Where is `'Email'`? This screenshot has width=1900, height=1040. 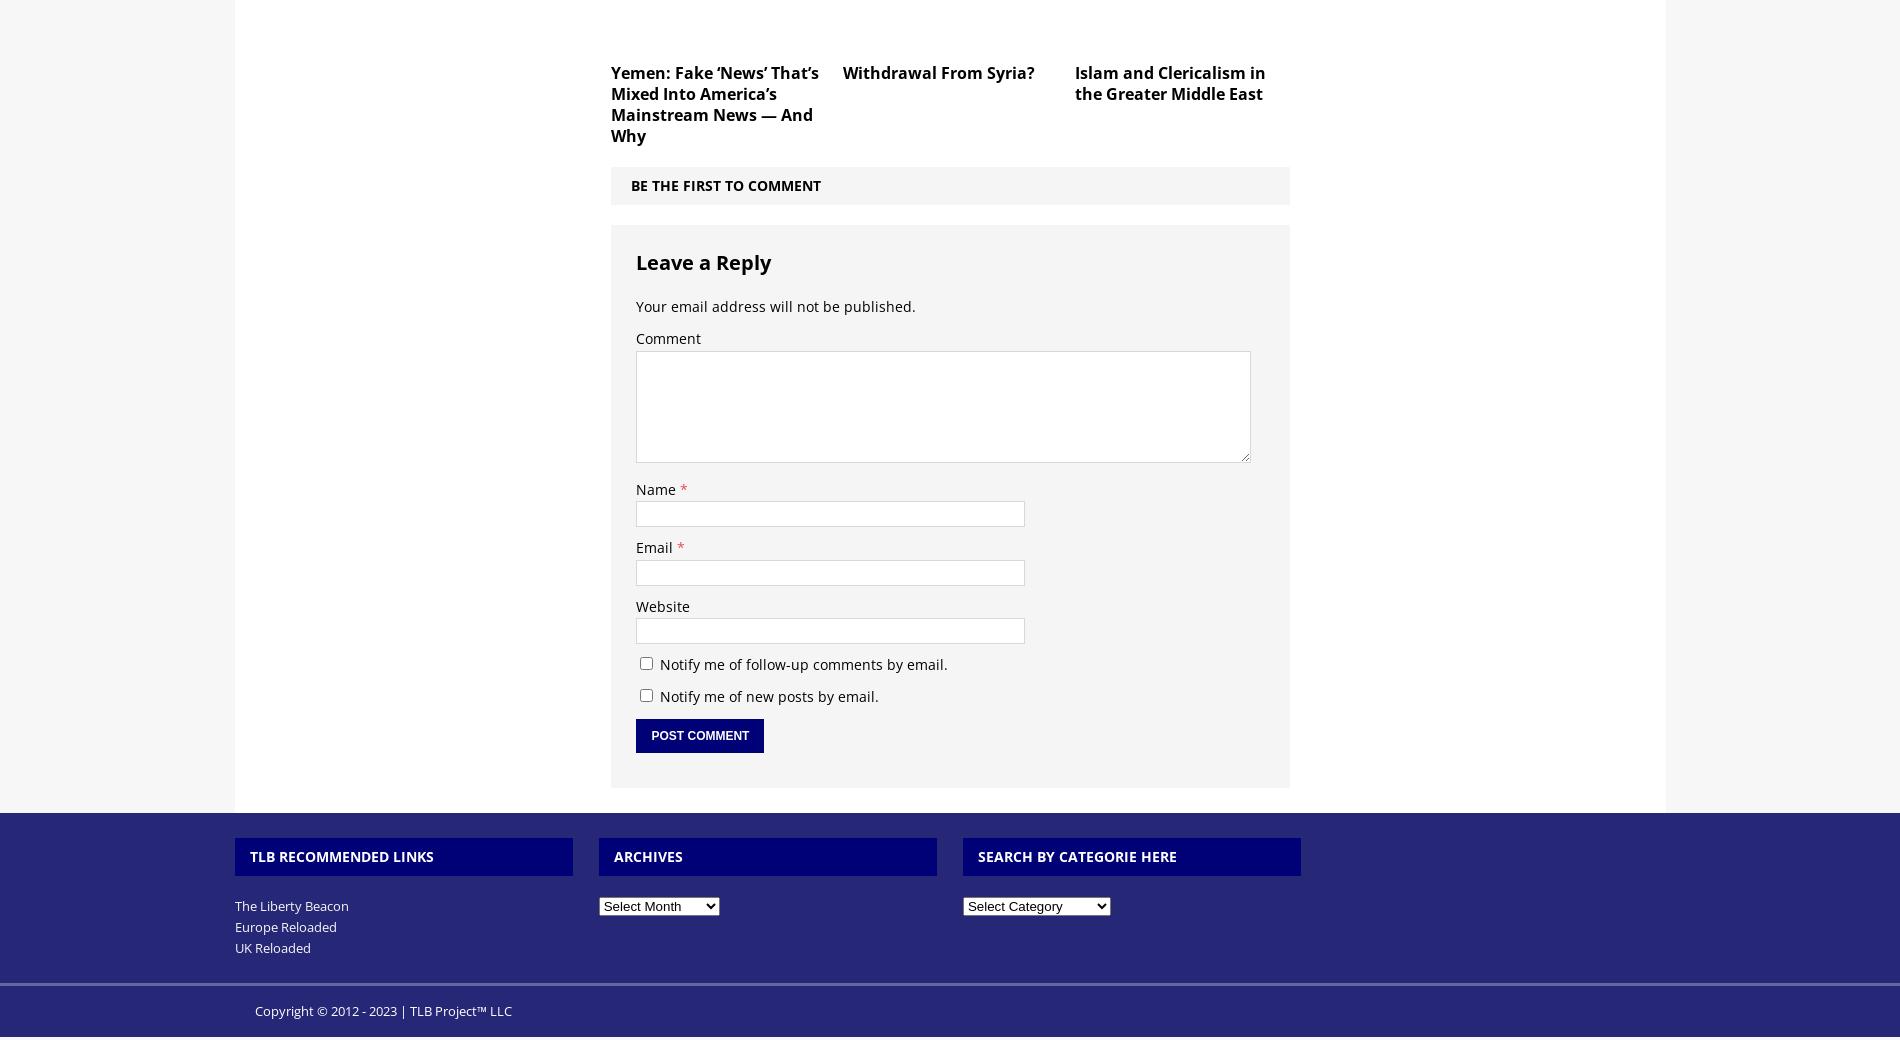
'Email' is located at coordinates (656, 546).